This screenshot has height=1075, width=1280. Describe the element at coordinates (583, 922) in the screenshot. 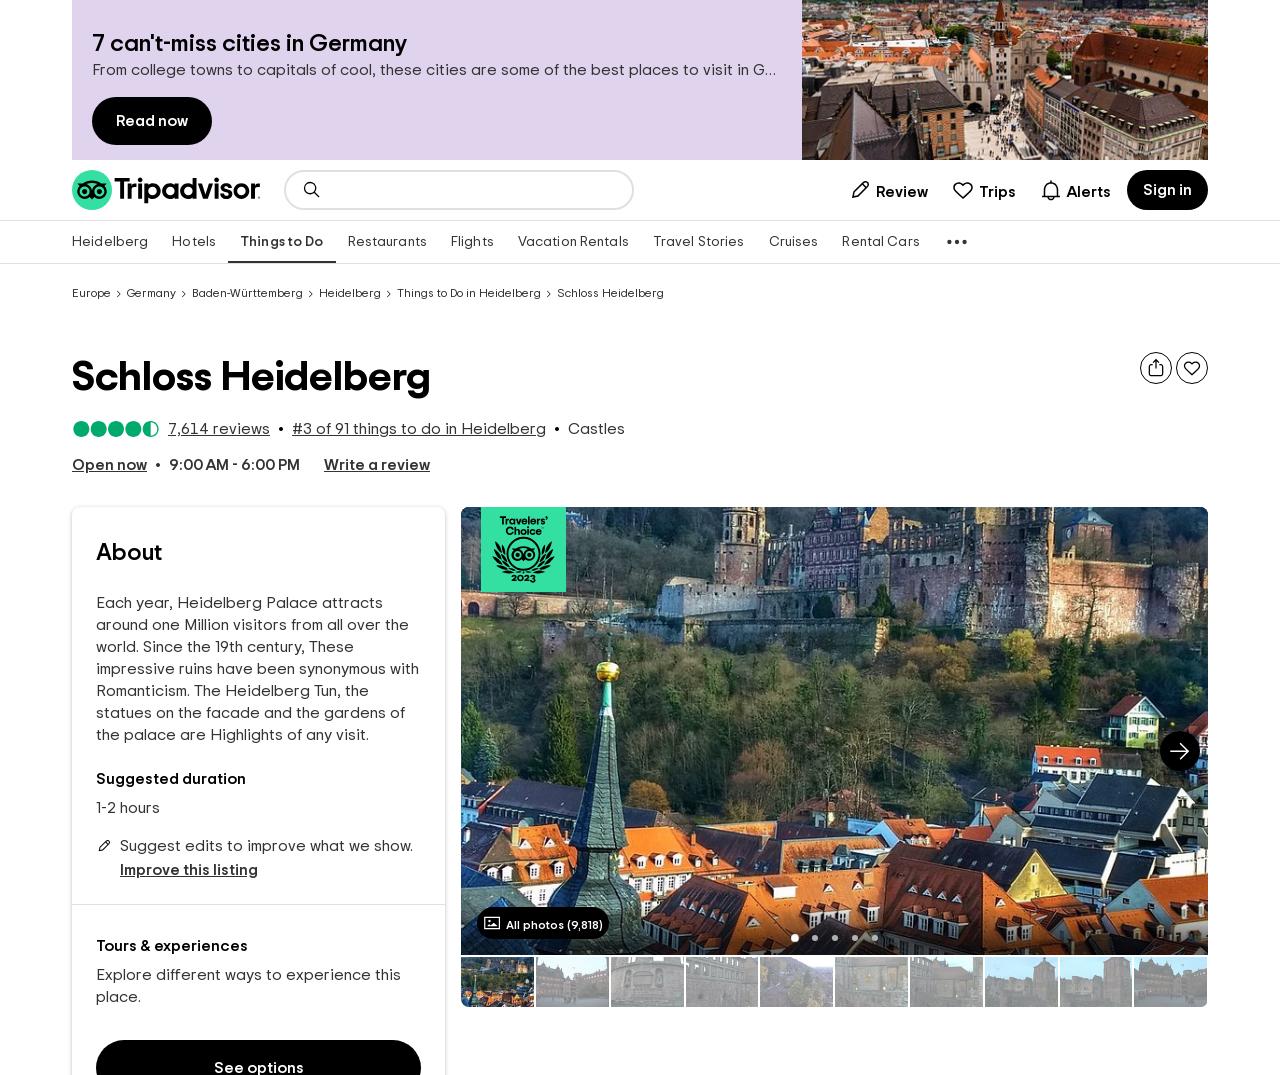

I see `'9,818'` at that location.